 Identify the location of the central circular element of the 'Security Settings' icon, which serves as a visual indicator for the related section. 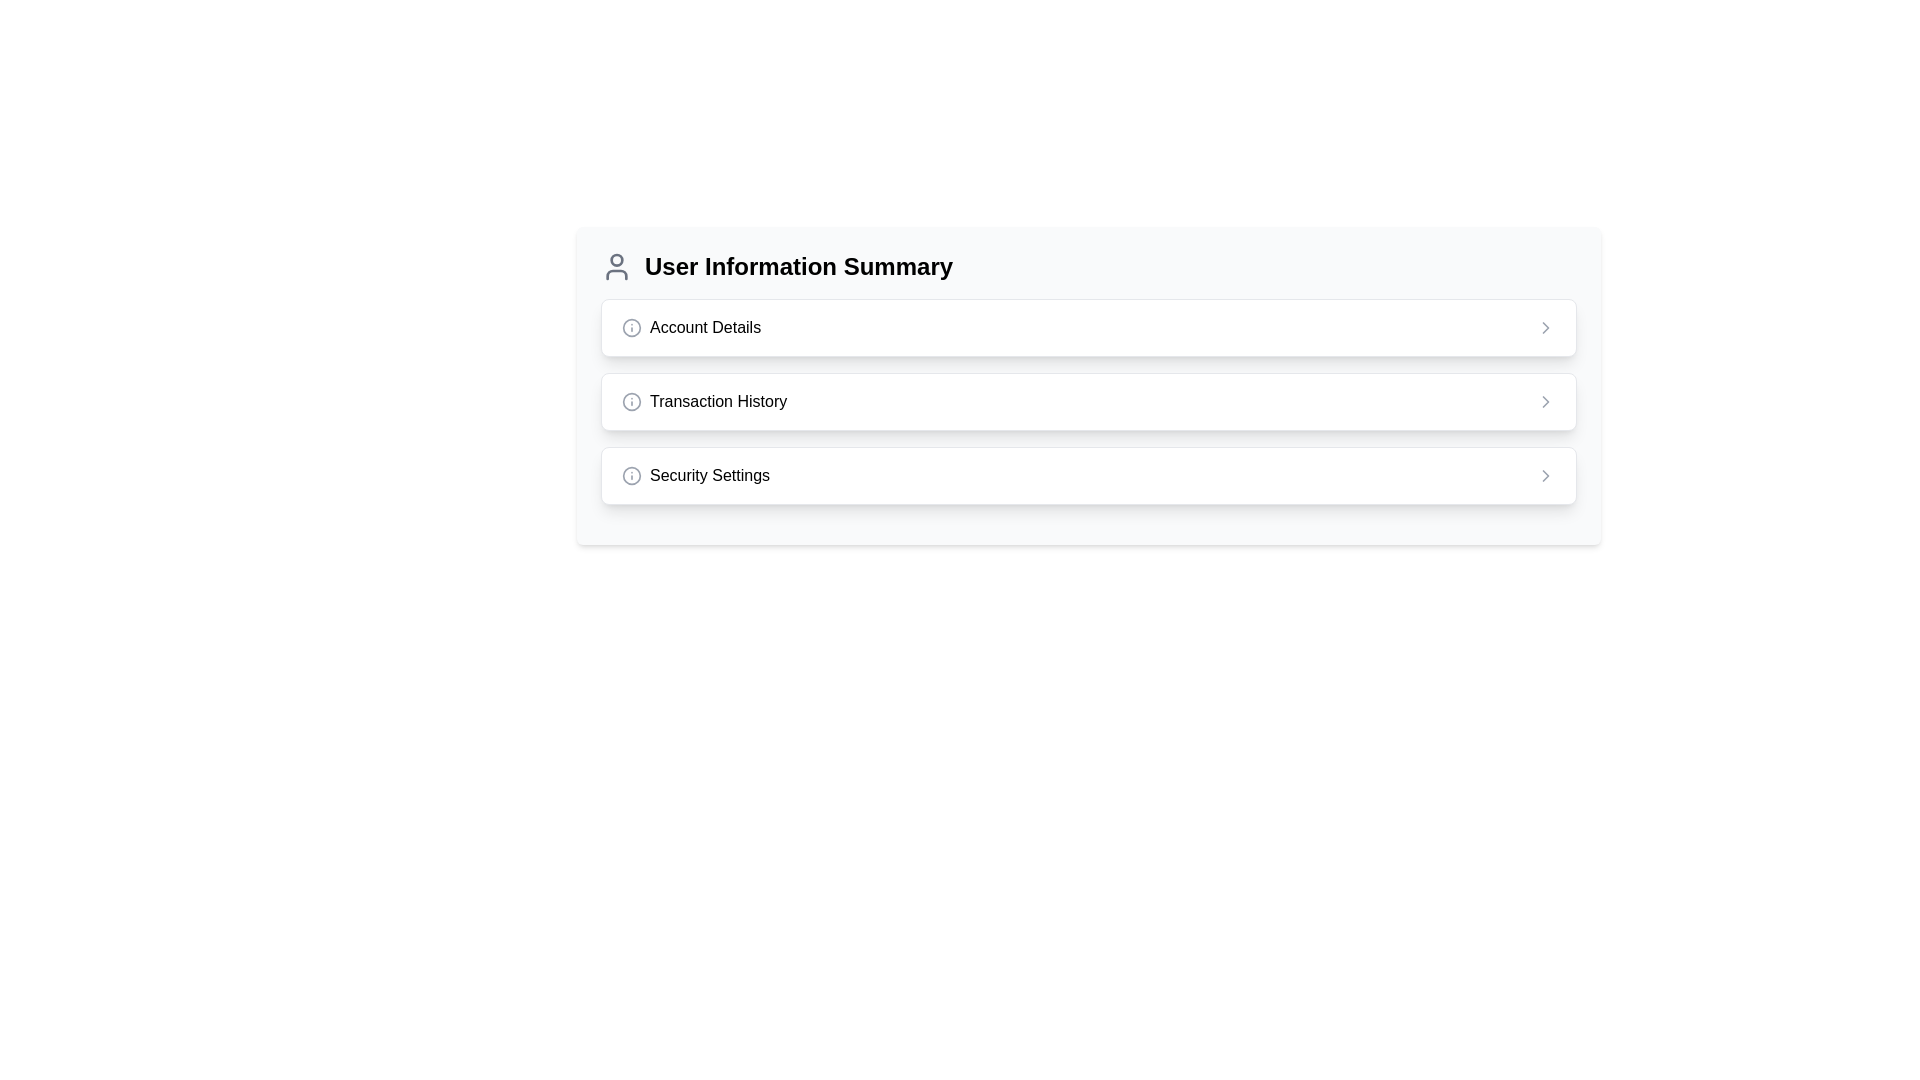
(631, 475).